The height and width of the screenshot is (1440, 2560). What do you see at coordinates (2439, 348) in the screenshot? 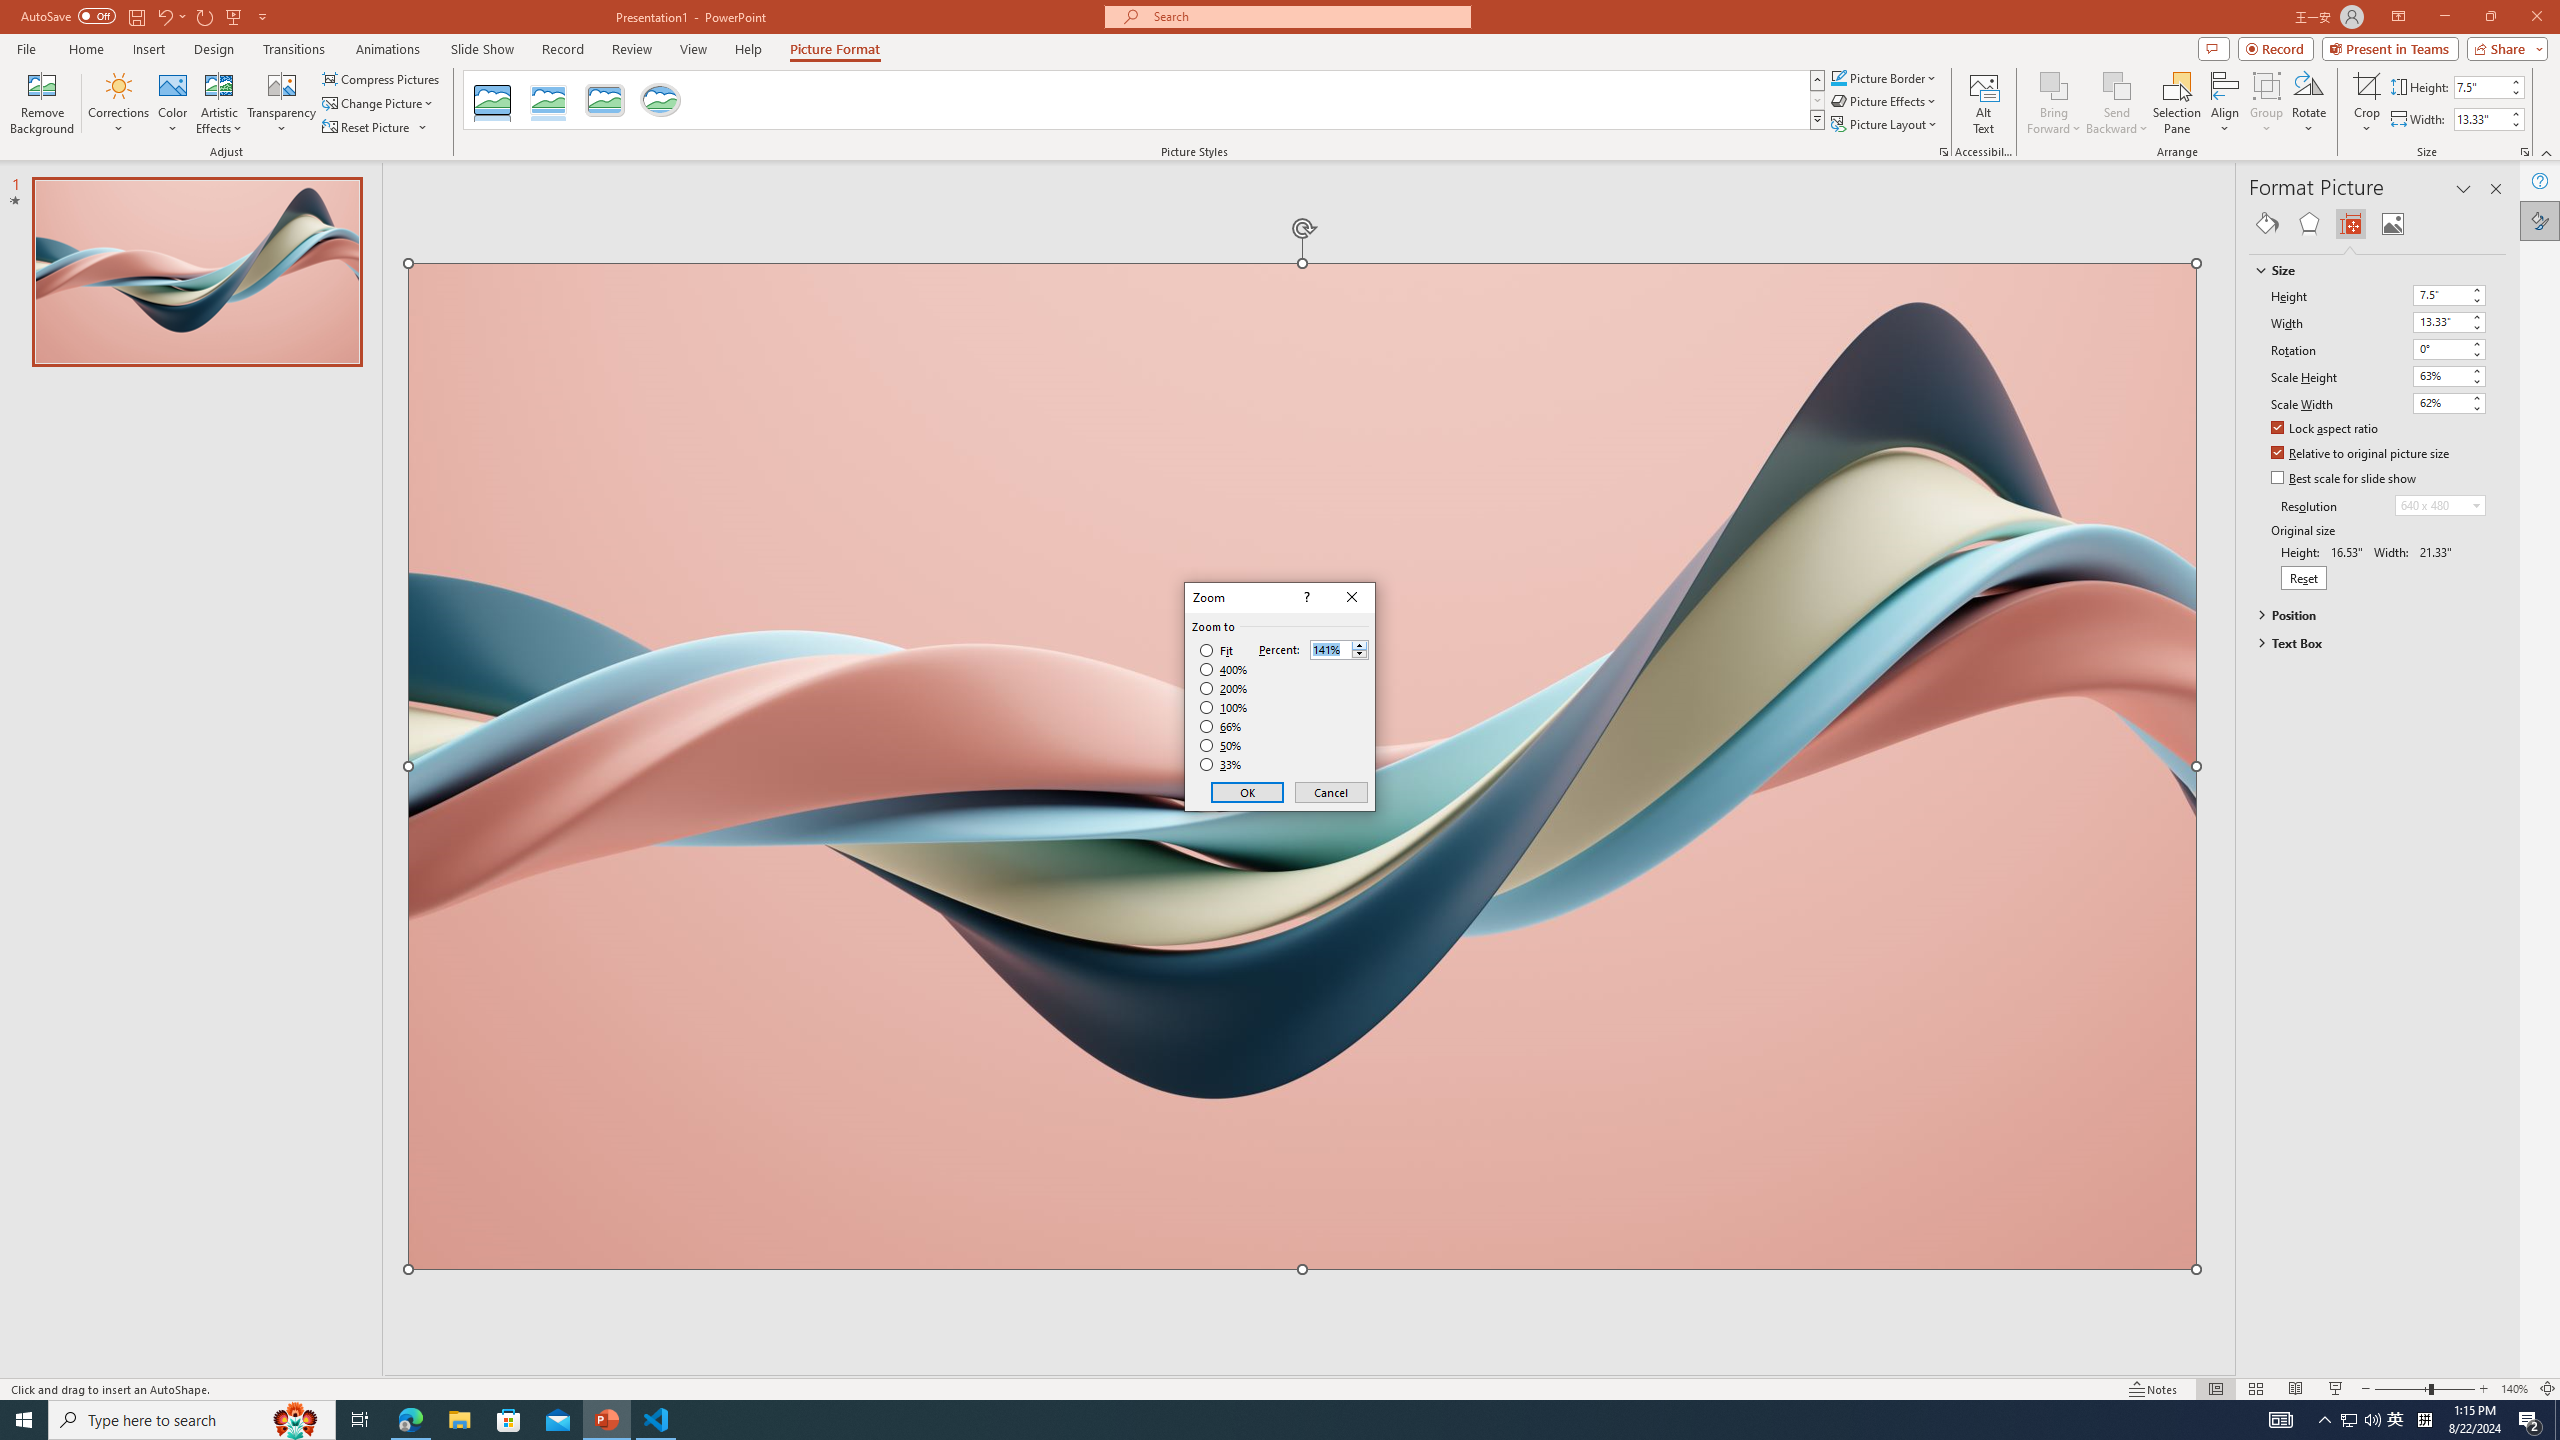
I see `'Rotation'` at bounding box center [2439, 348].